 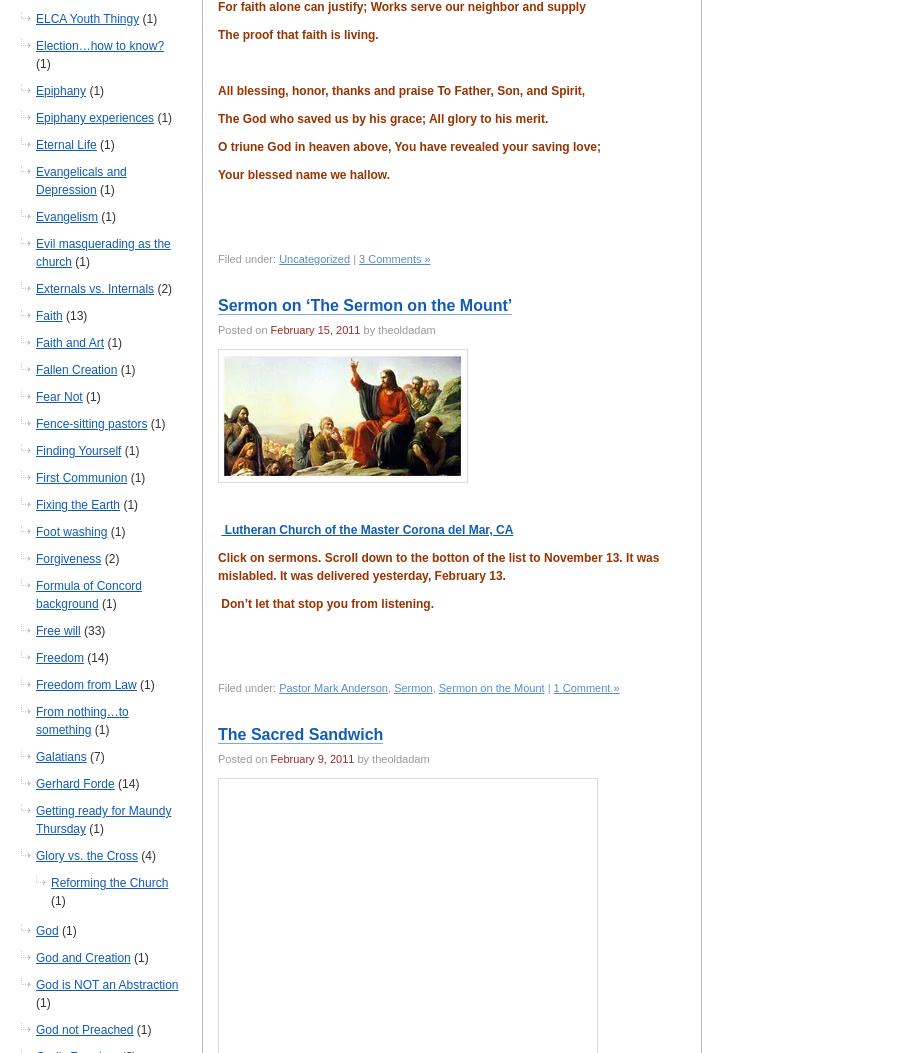 I want to click on 'Uncategorized', so click(x=314, y=258).